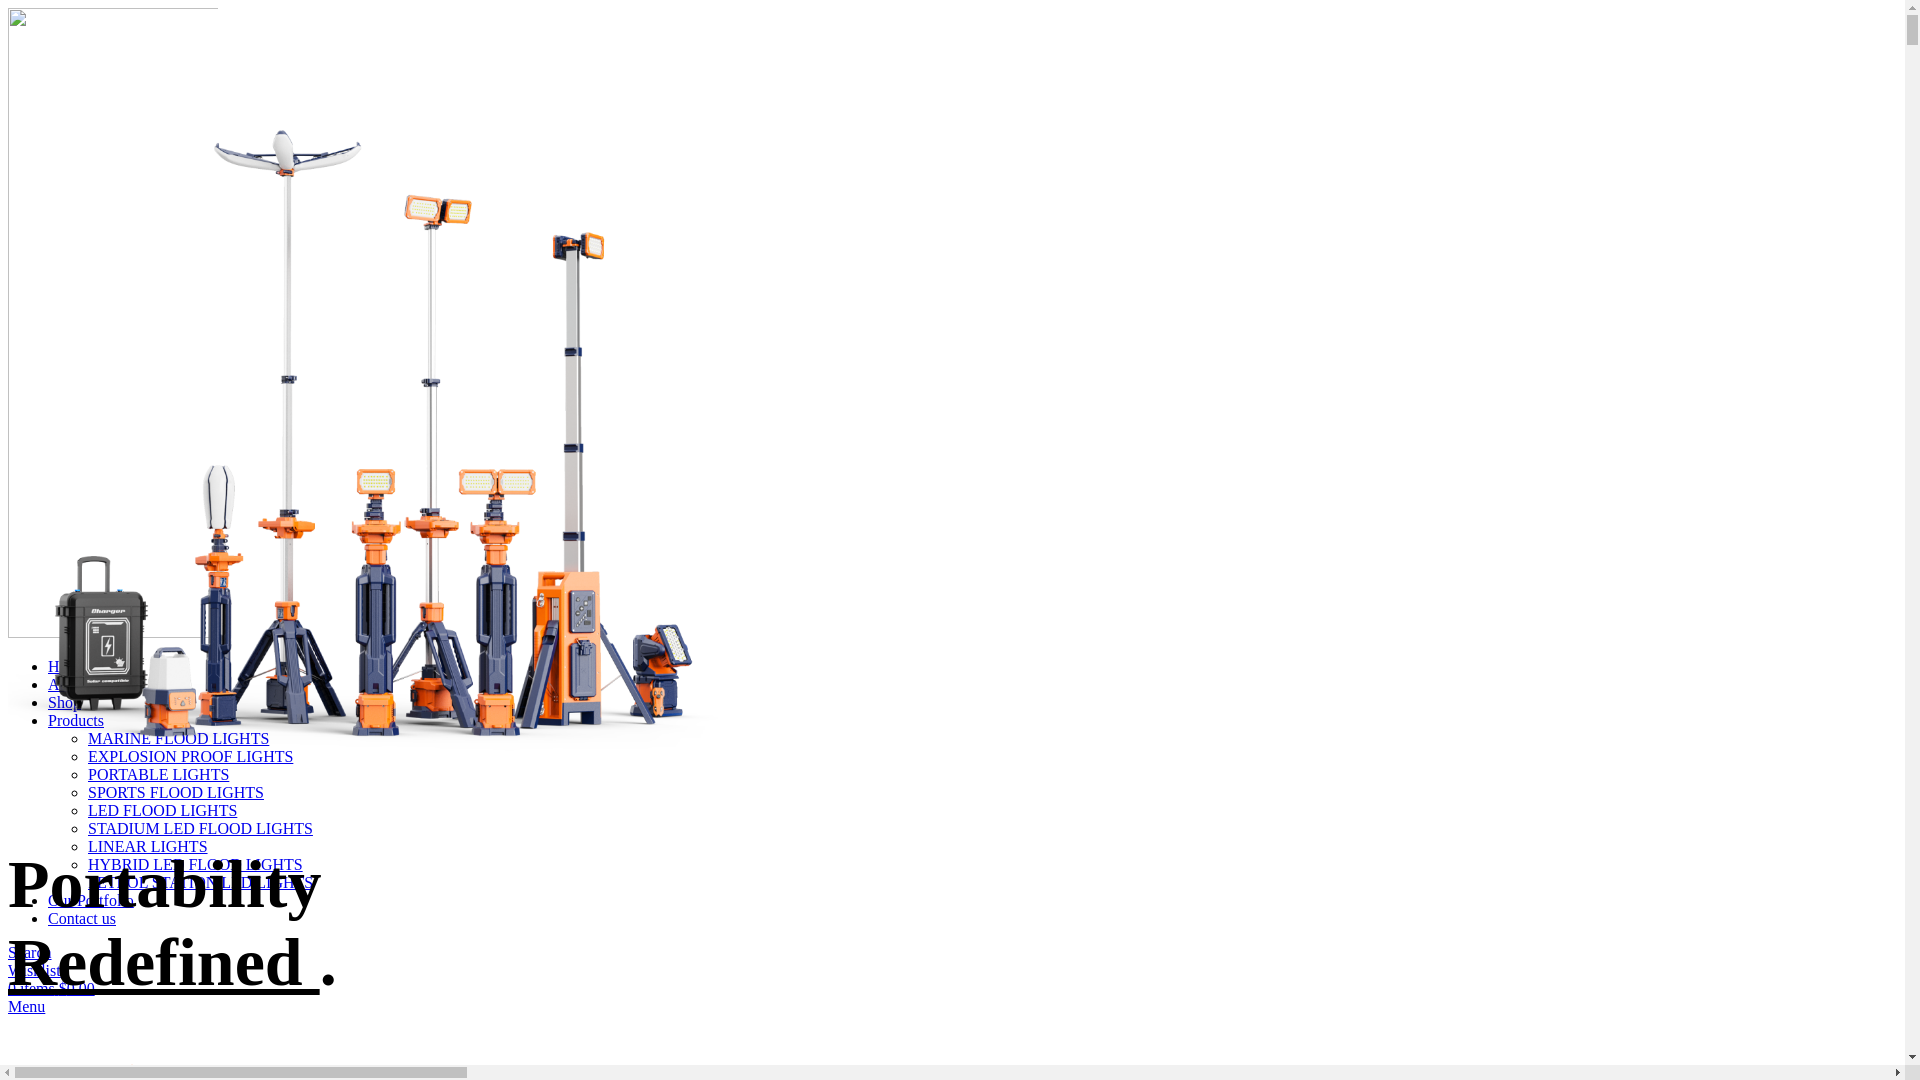  I want to click on 'Menu', so click(8, 1006).